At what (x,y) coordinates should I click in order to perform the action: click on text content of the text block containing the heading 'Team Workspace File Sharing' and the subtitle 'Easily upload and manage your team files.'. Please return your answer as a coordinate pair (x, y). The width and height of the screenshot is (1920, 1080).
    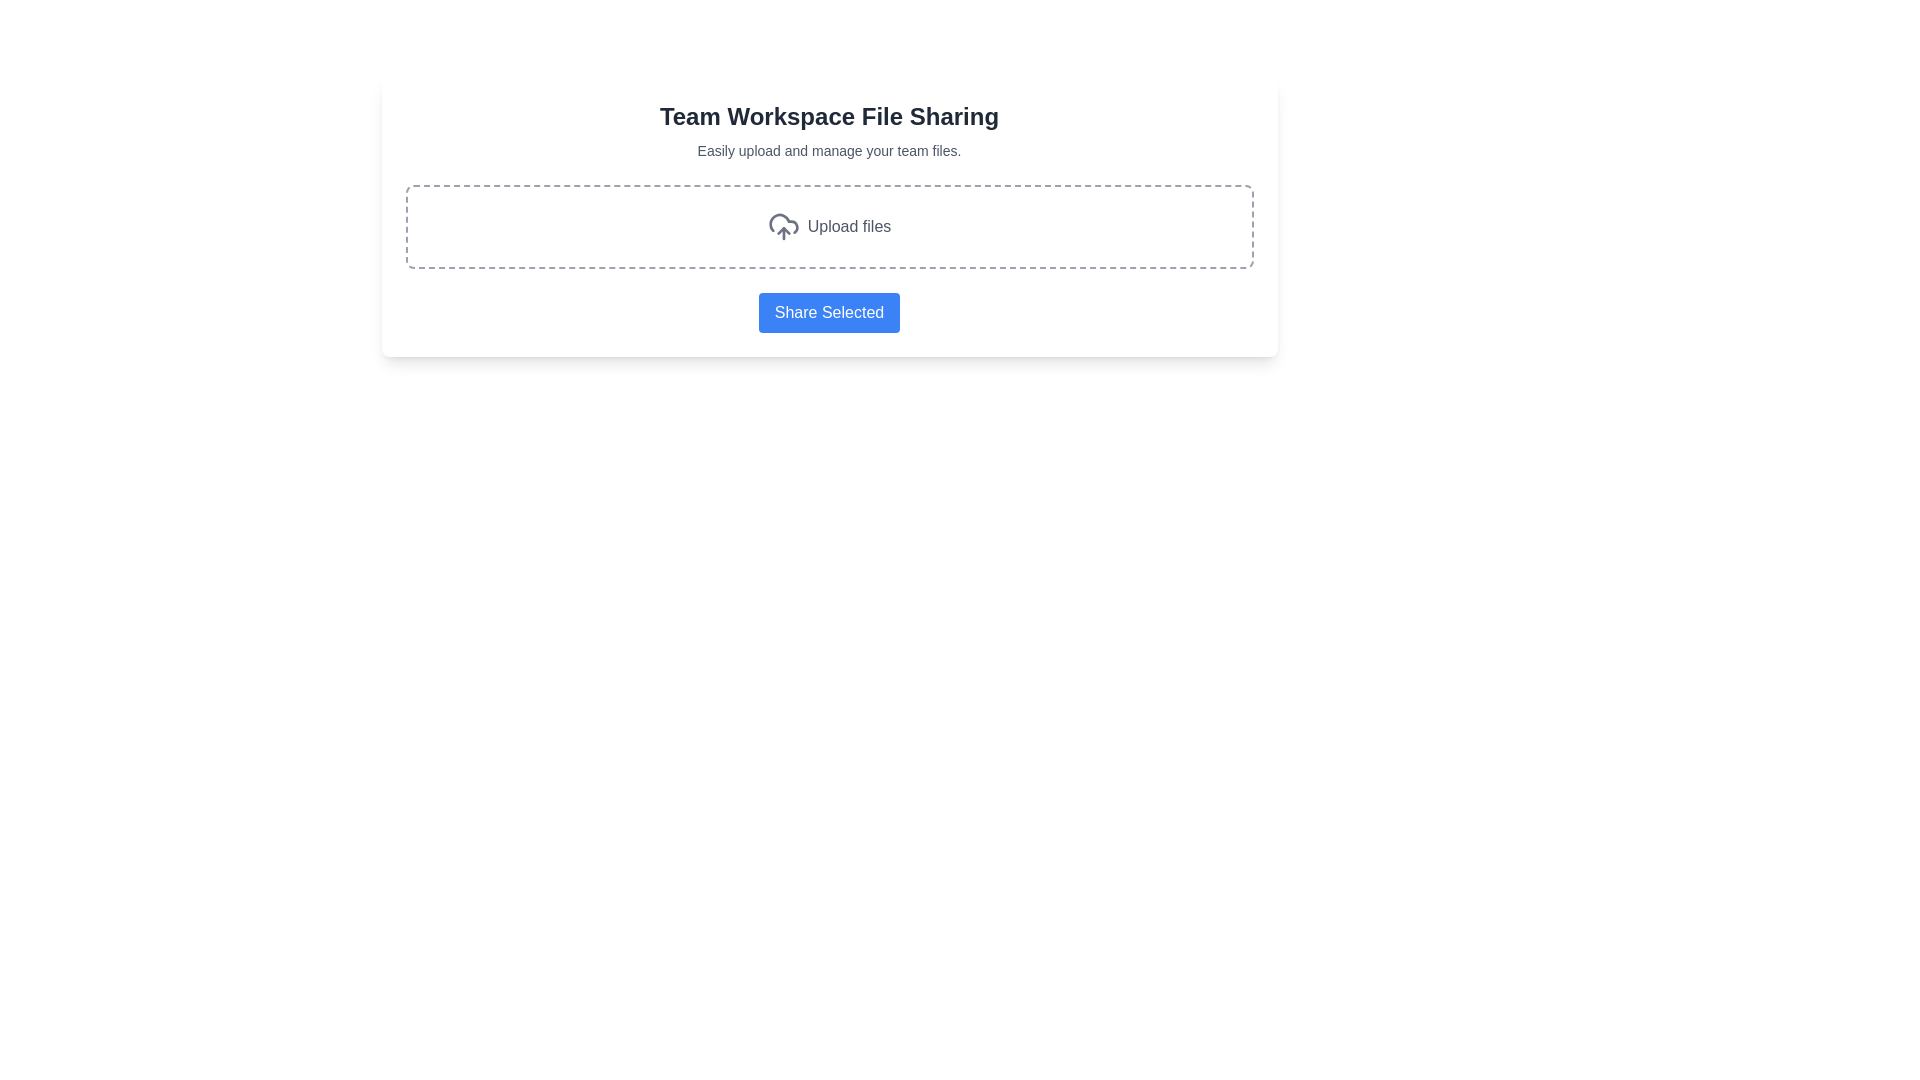
    Looking at the image, I should click on (829, 131).